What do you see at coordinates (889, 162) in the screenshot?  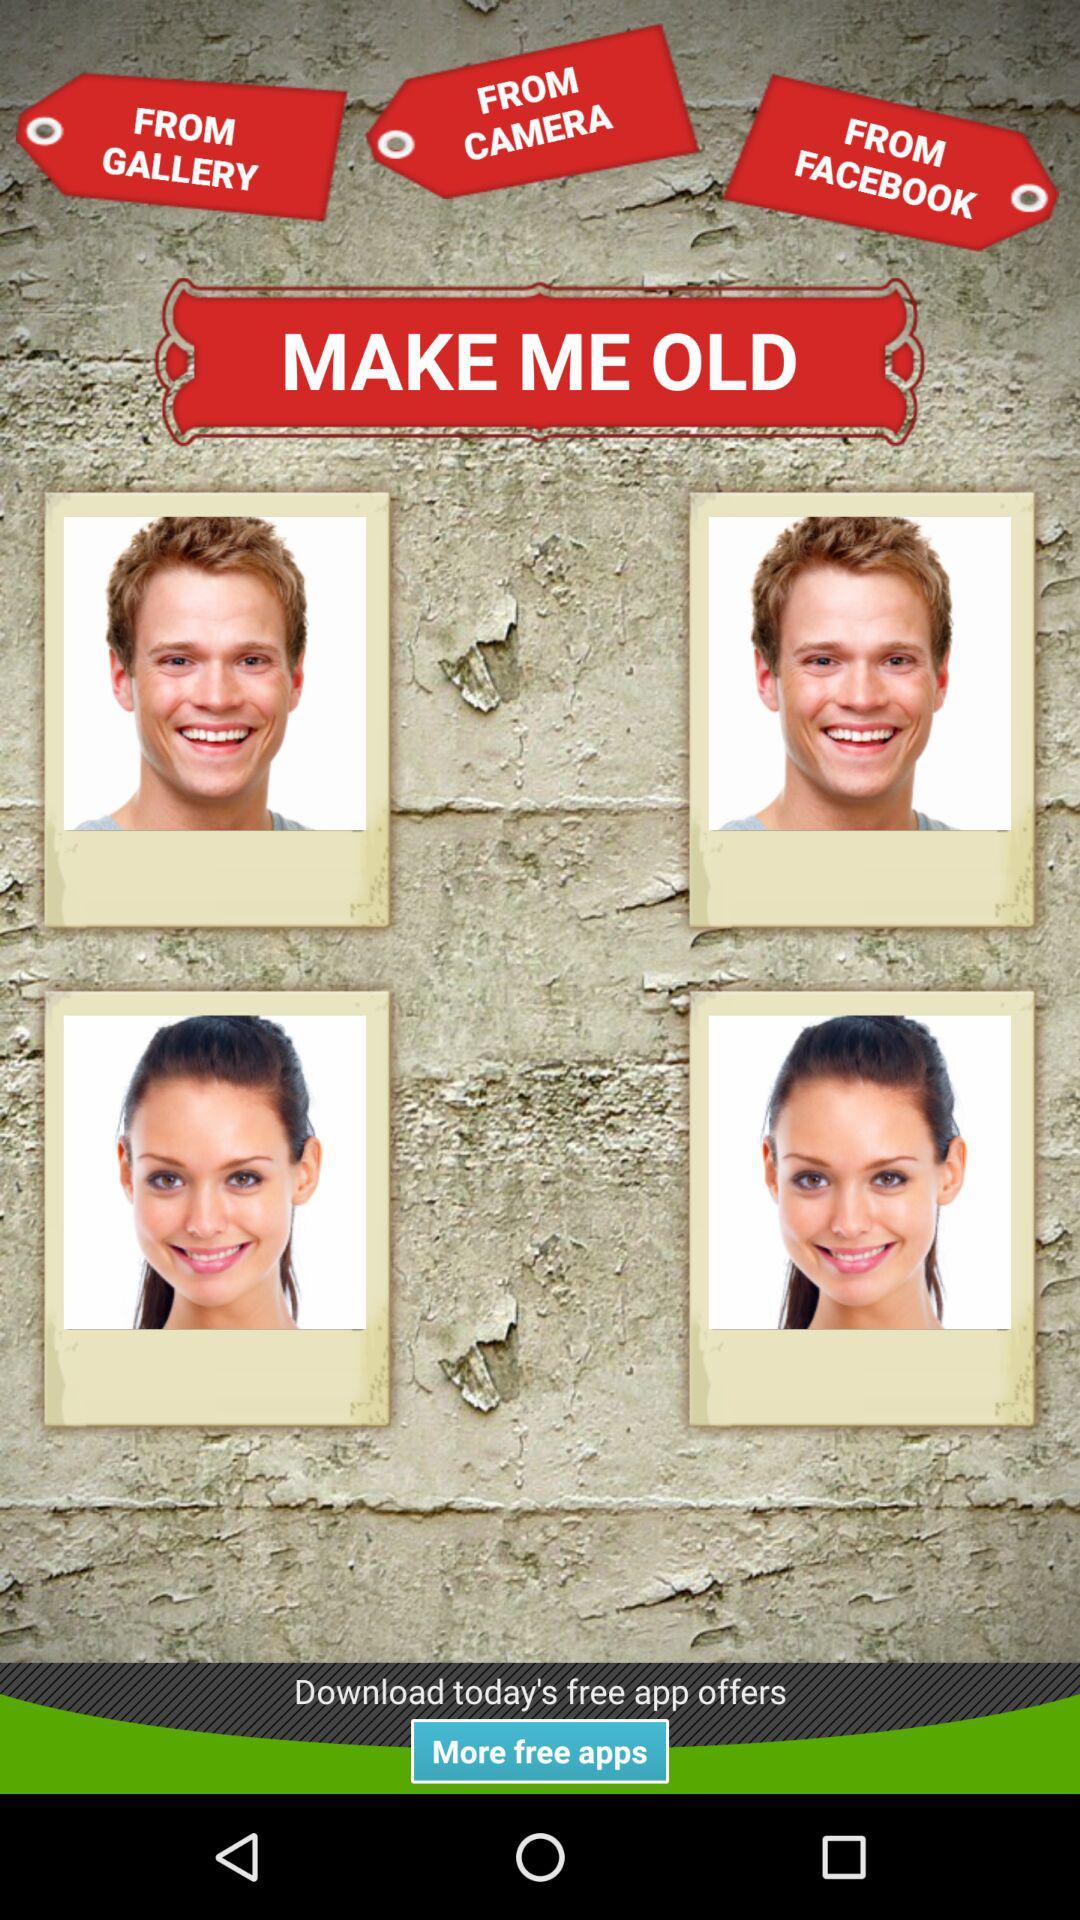 I see `from` at bounding box center [889, 162].